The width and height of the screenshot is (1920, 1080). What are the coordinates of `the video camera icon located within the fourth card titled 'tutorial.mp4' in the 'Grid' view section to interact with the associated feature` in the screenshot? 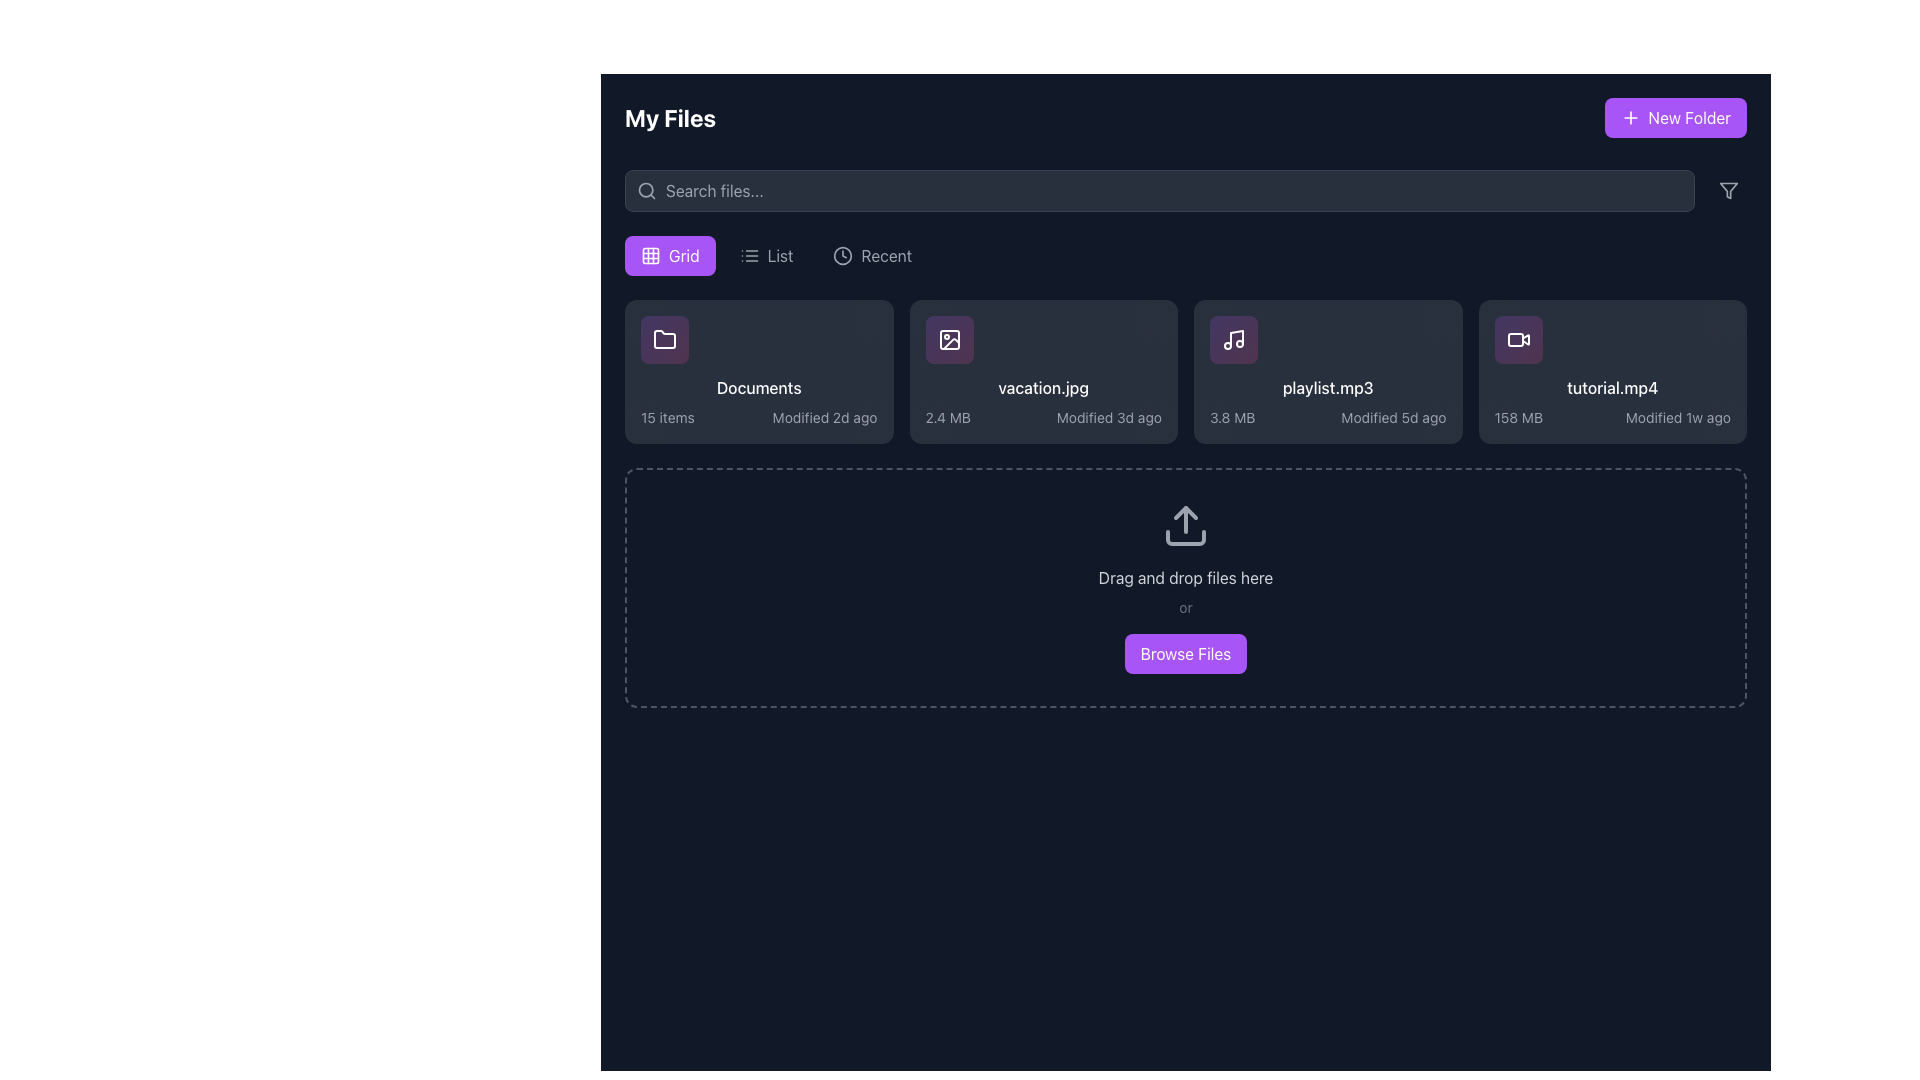 It's located at (1518, 338).